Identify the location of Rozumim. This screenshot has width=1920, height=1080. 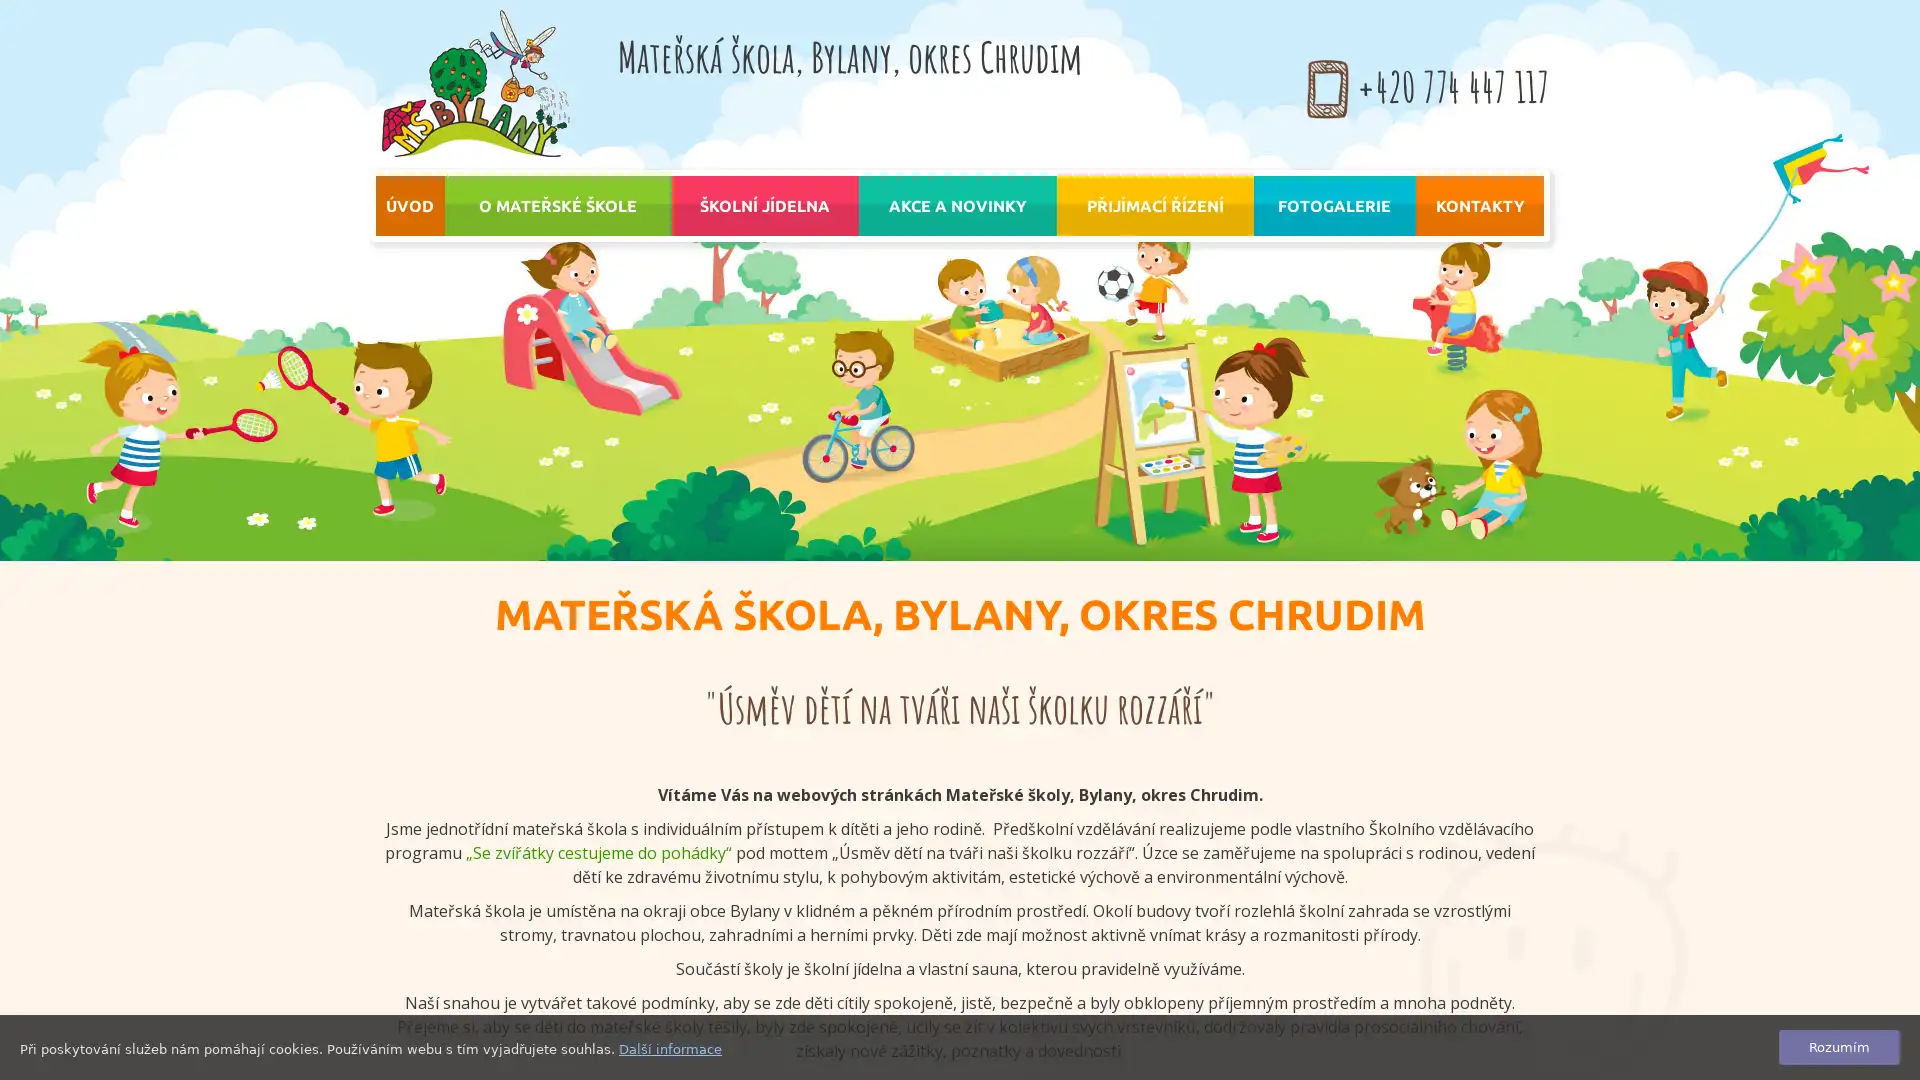
(1839, 1046).